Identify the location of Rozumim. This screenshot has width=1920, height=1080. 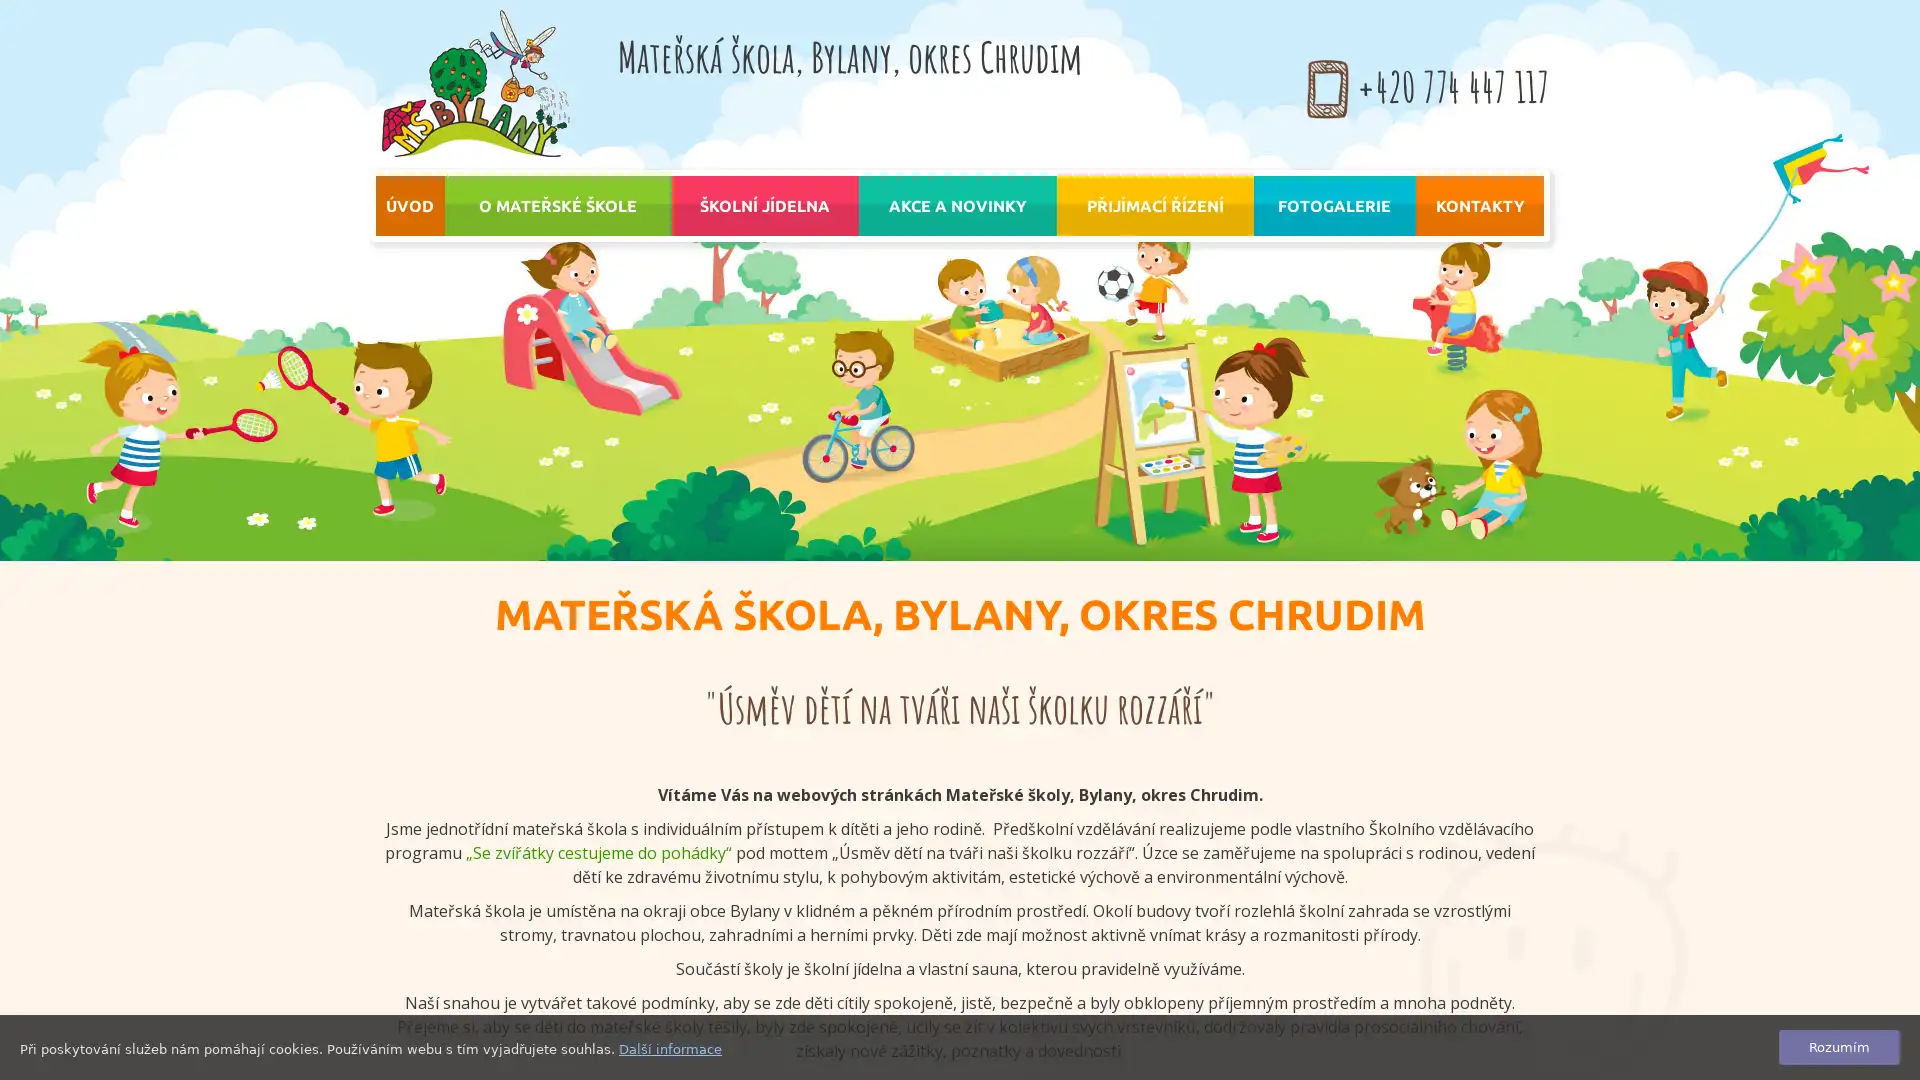
(1839, 1046).